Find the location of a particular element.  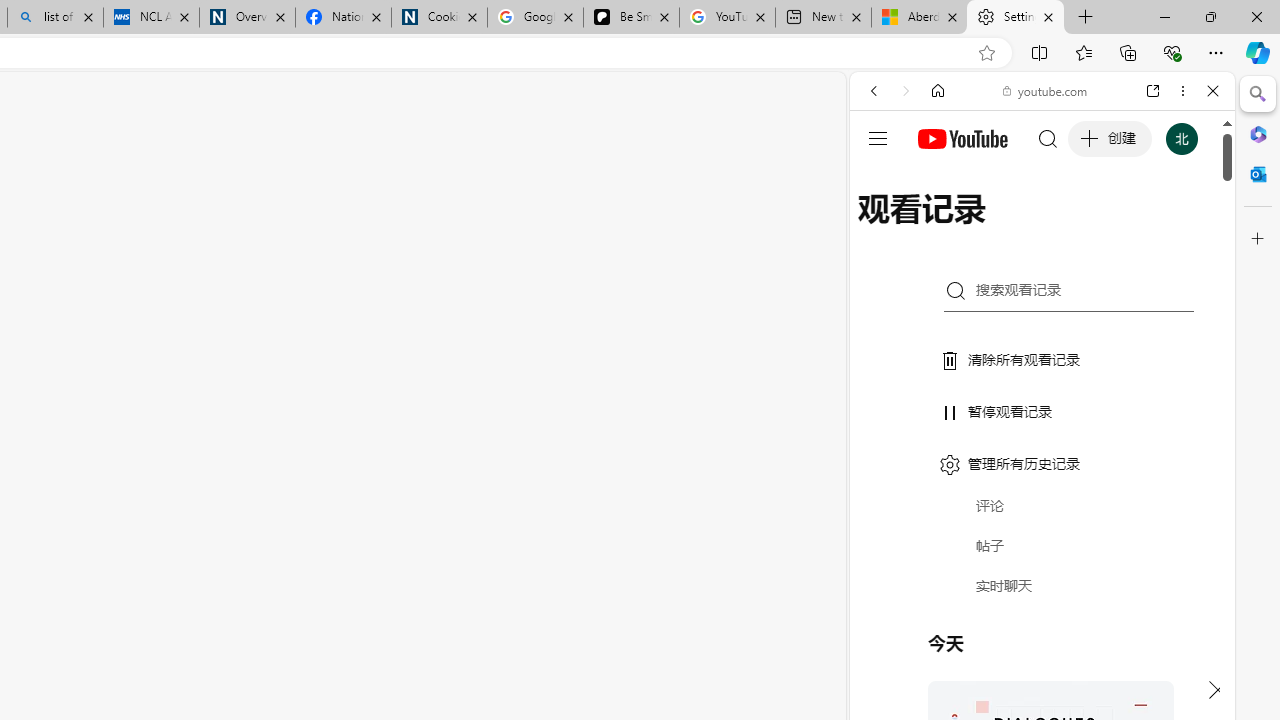

'Open link in new tab' is located at coordinates (1153, 91).